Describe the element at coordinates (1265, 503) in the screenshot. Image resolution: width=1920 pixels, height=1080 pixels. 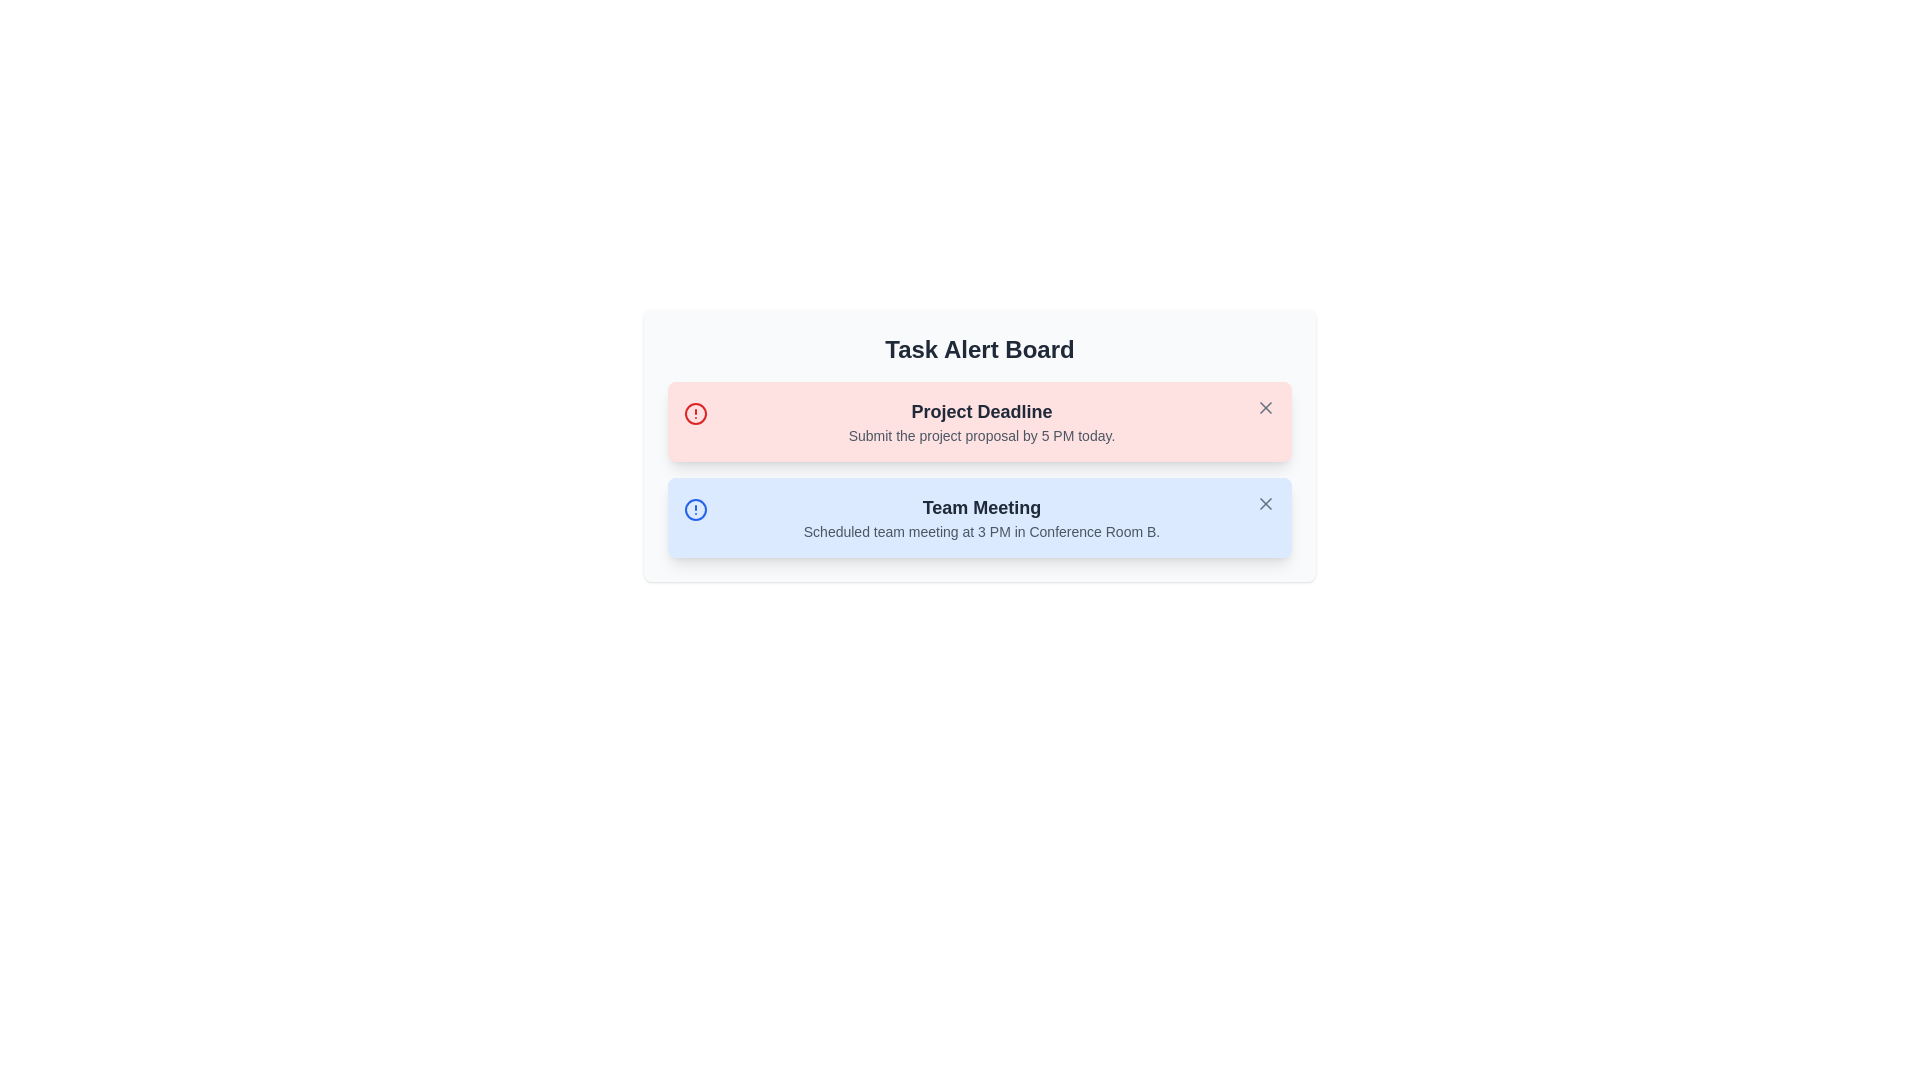
I see `the close button of the task with title 'Team Meeting'` at that location.